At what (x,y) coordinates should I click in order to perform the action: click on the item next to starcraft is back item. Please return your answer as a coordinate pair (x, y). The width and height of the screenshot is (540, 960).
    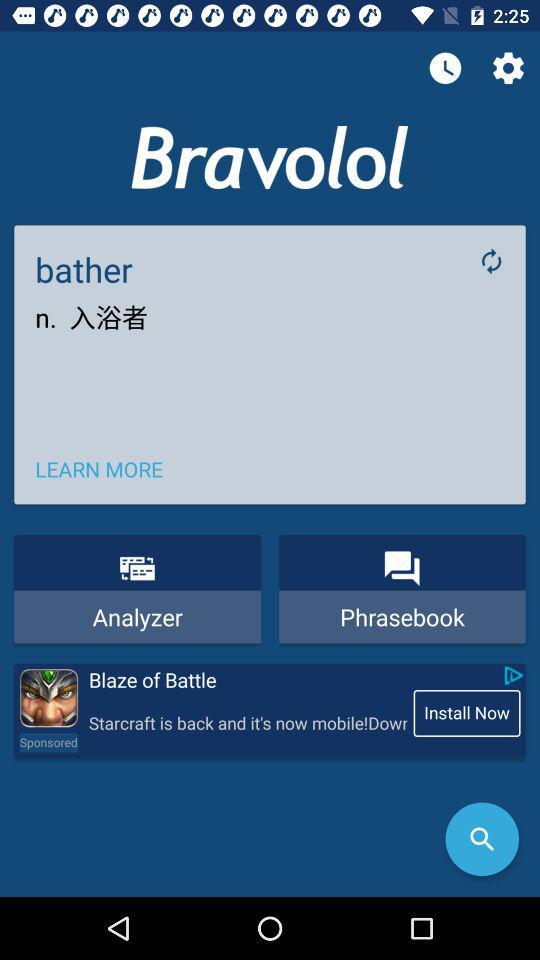
    Looking at the image, I should click on (48, 741).